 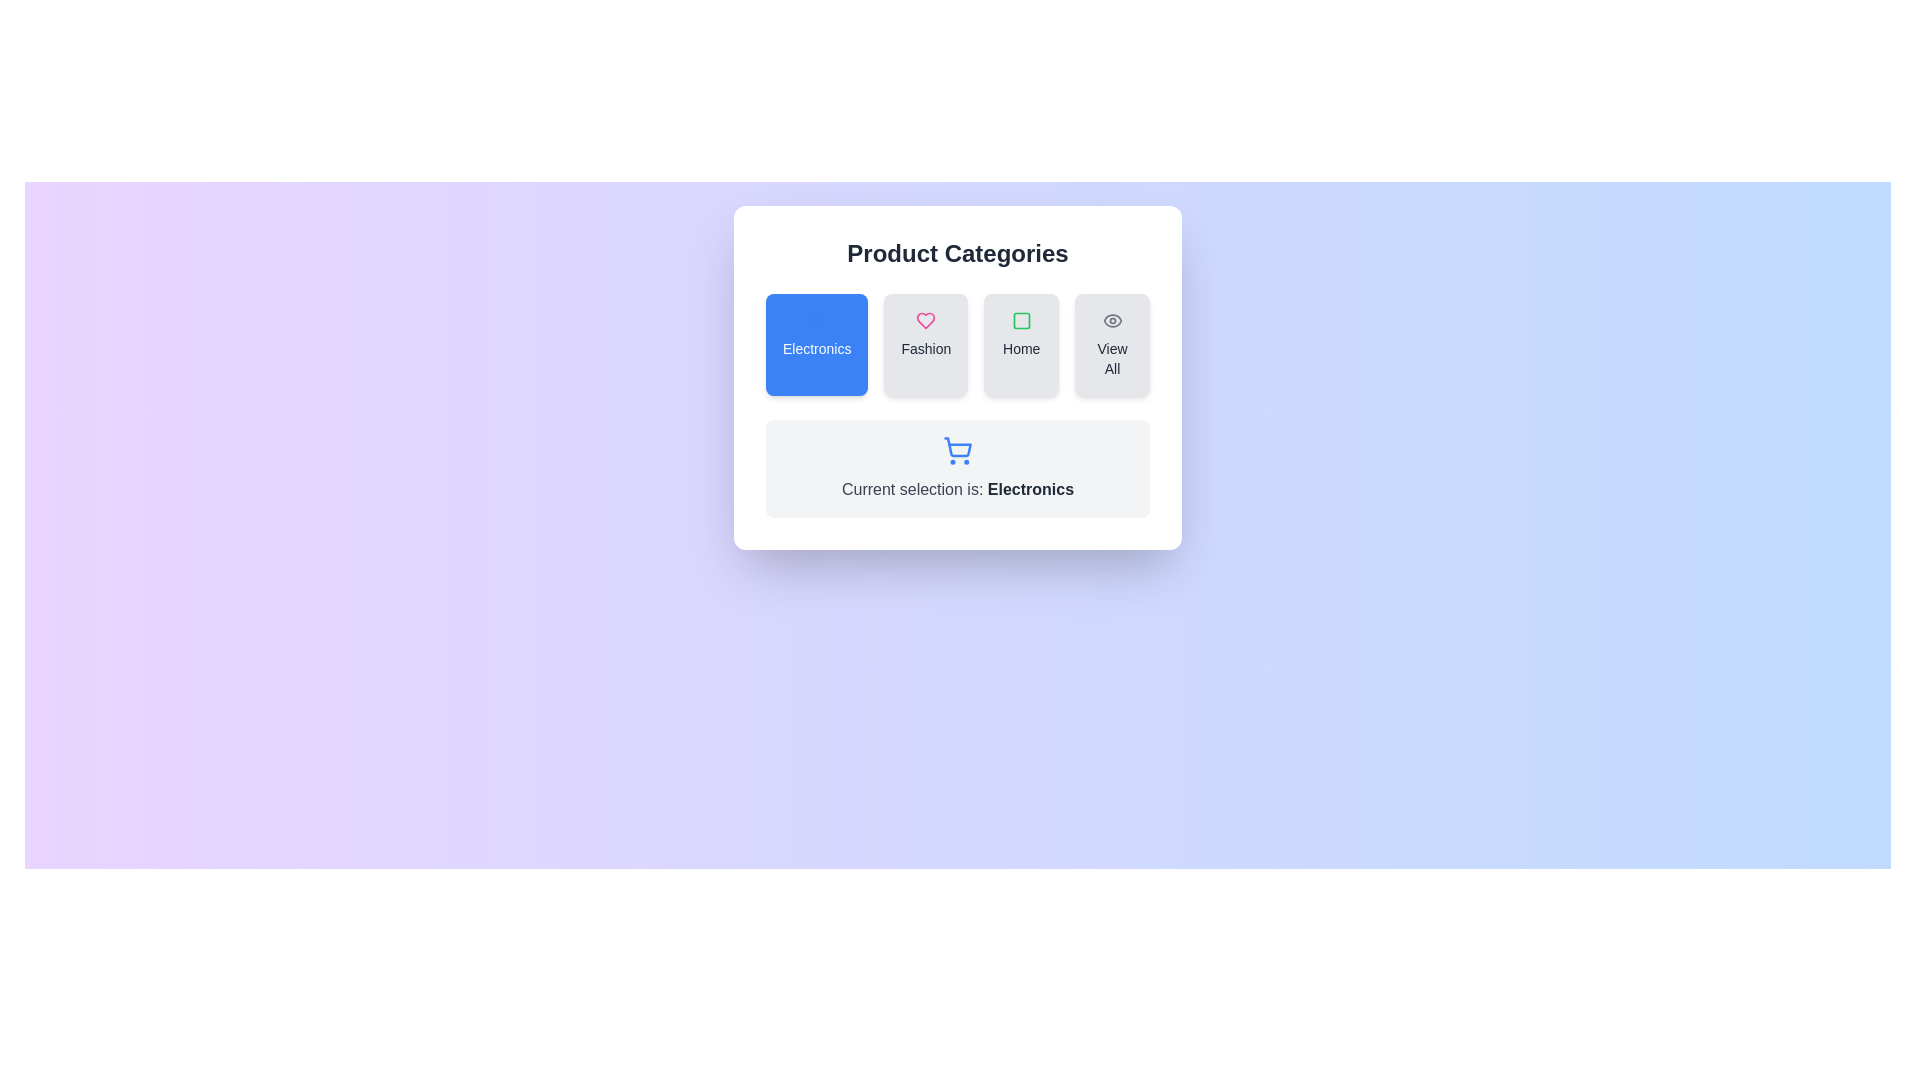 What do you see at coordinates (1021, 343) in the screenshot?
I see `the 'Home' button located between 'Fashion' and 'View All' in the 'Product Categories' section` at bounding box center [1021, 343].